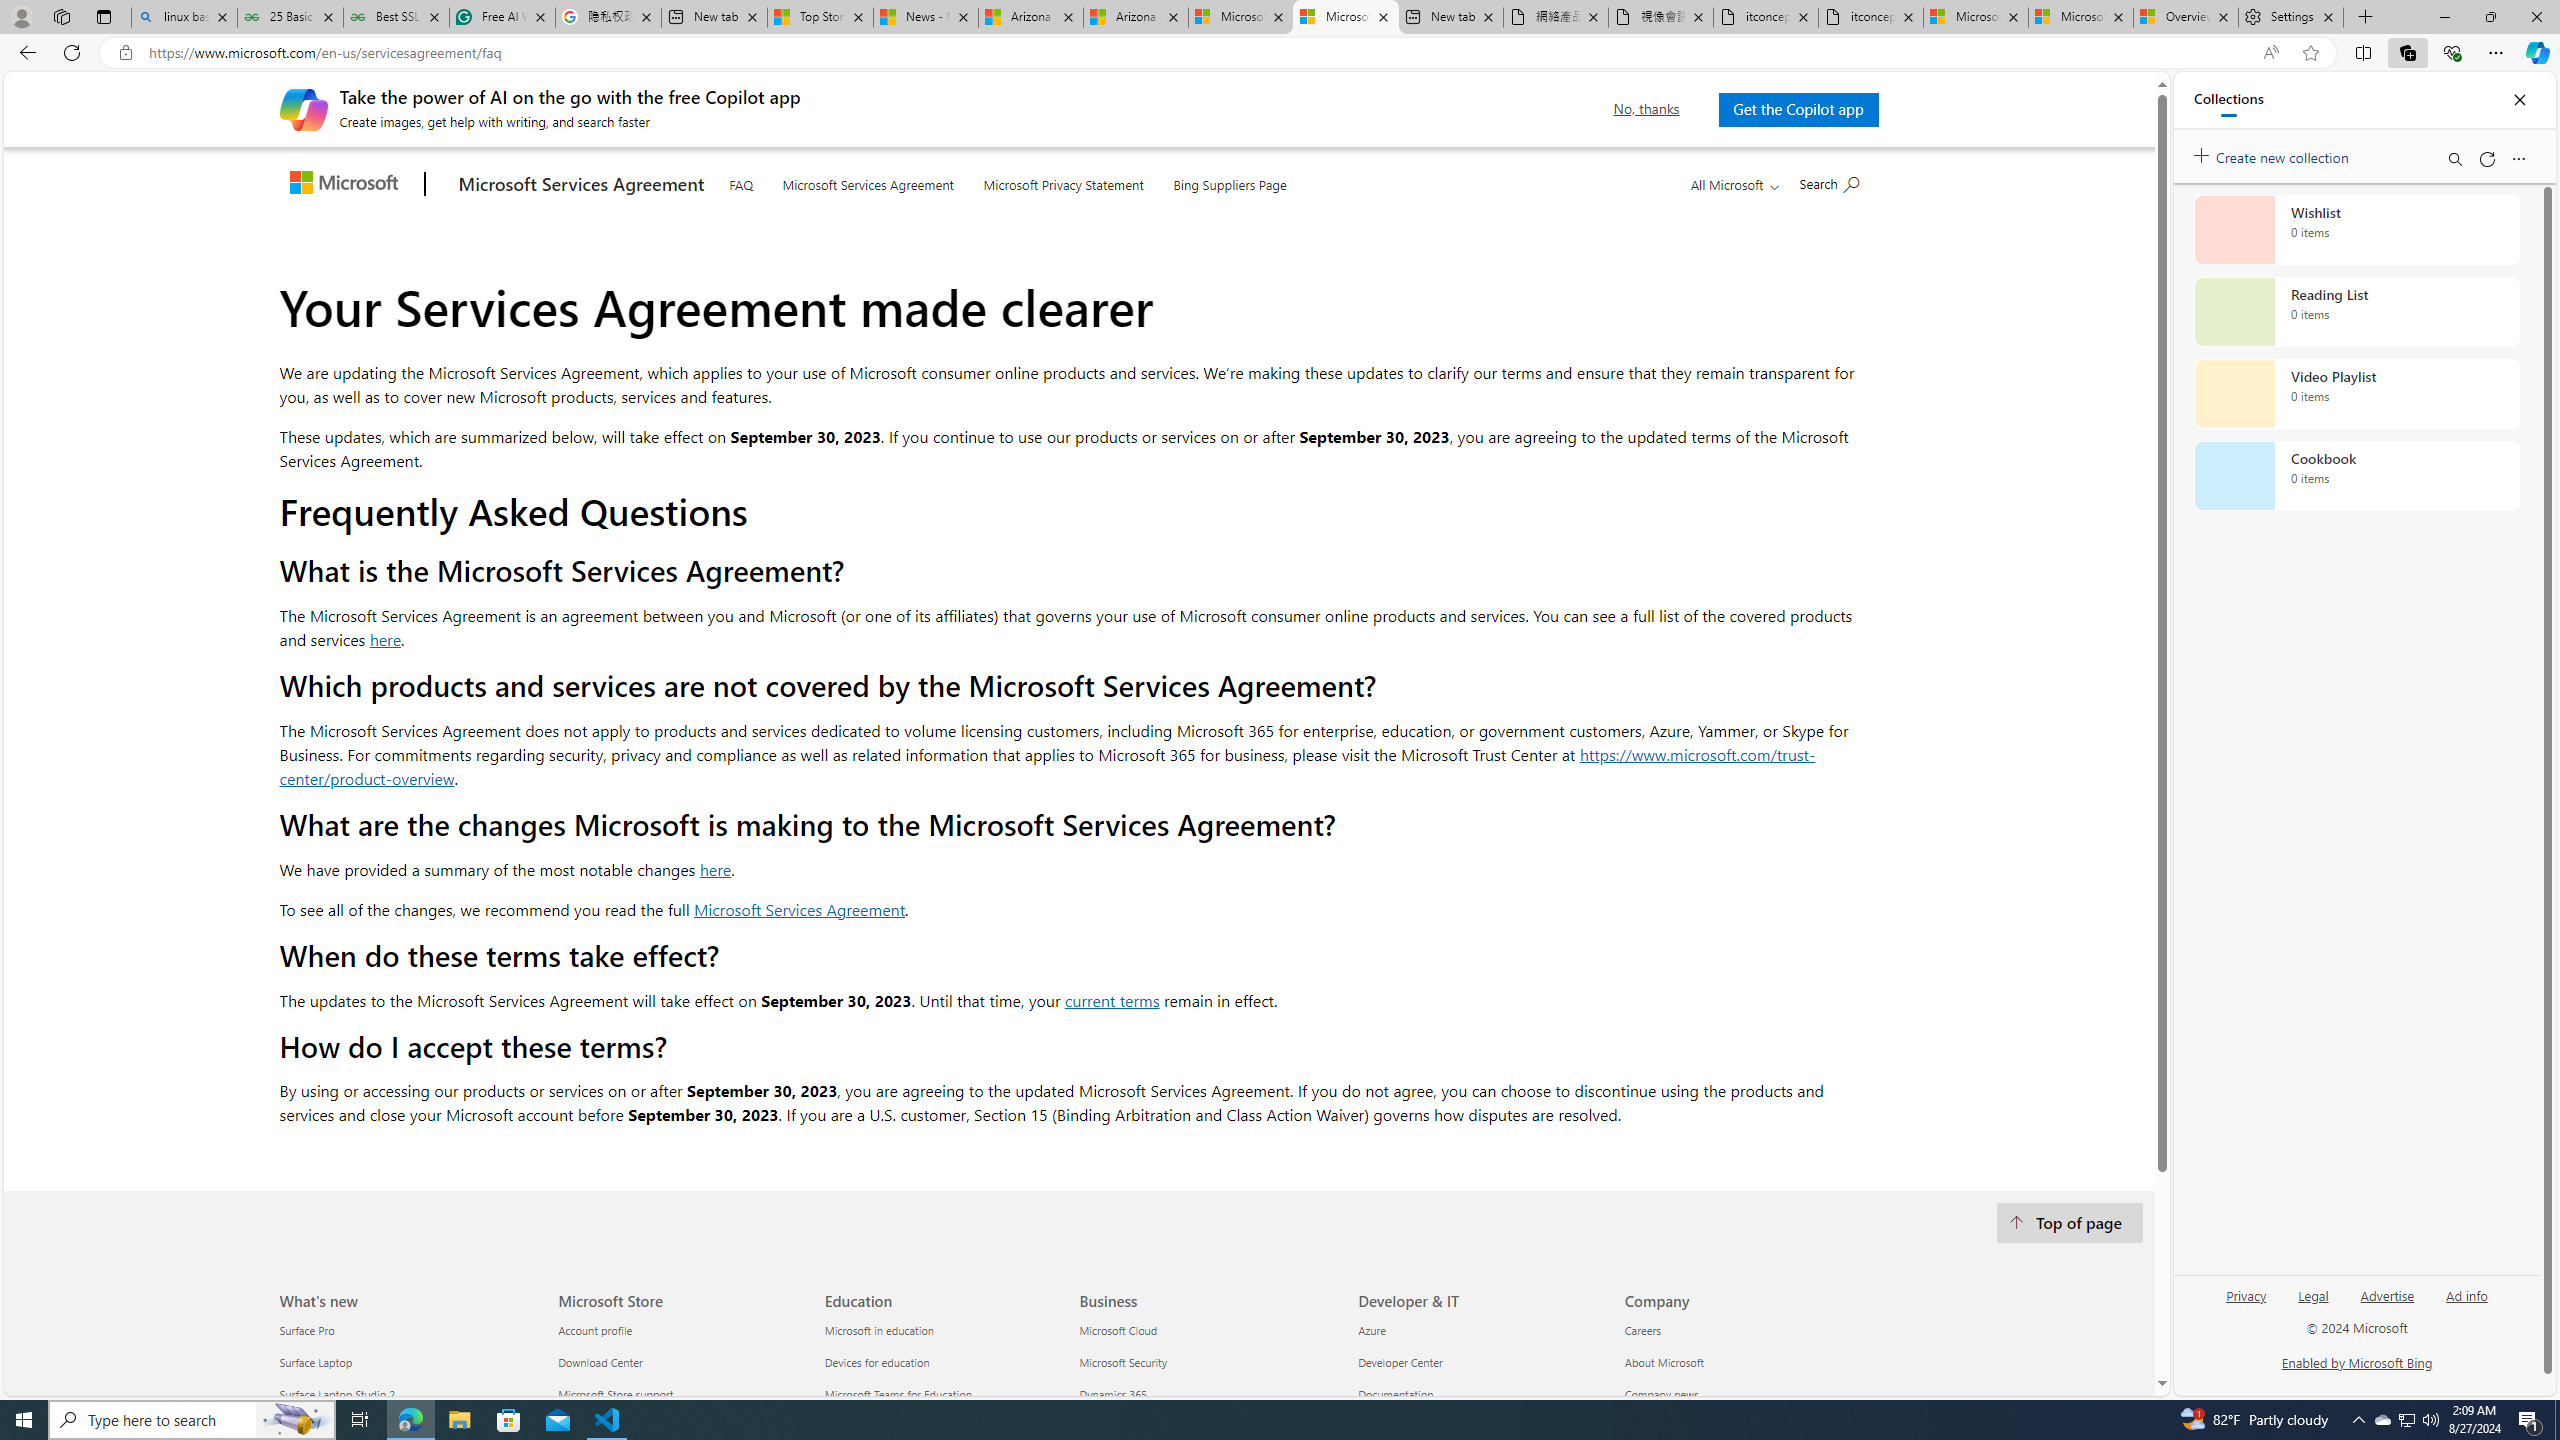 This screenshot has width=2560, height=1440. What do you see at coordinates (1797, 108) in the screenshot?
I see `'Get the Copilot app '` at bounding box center [1797, 108].